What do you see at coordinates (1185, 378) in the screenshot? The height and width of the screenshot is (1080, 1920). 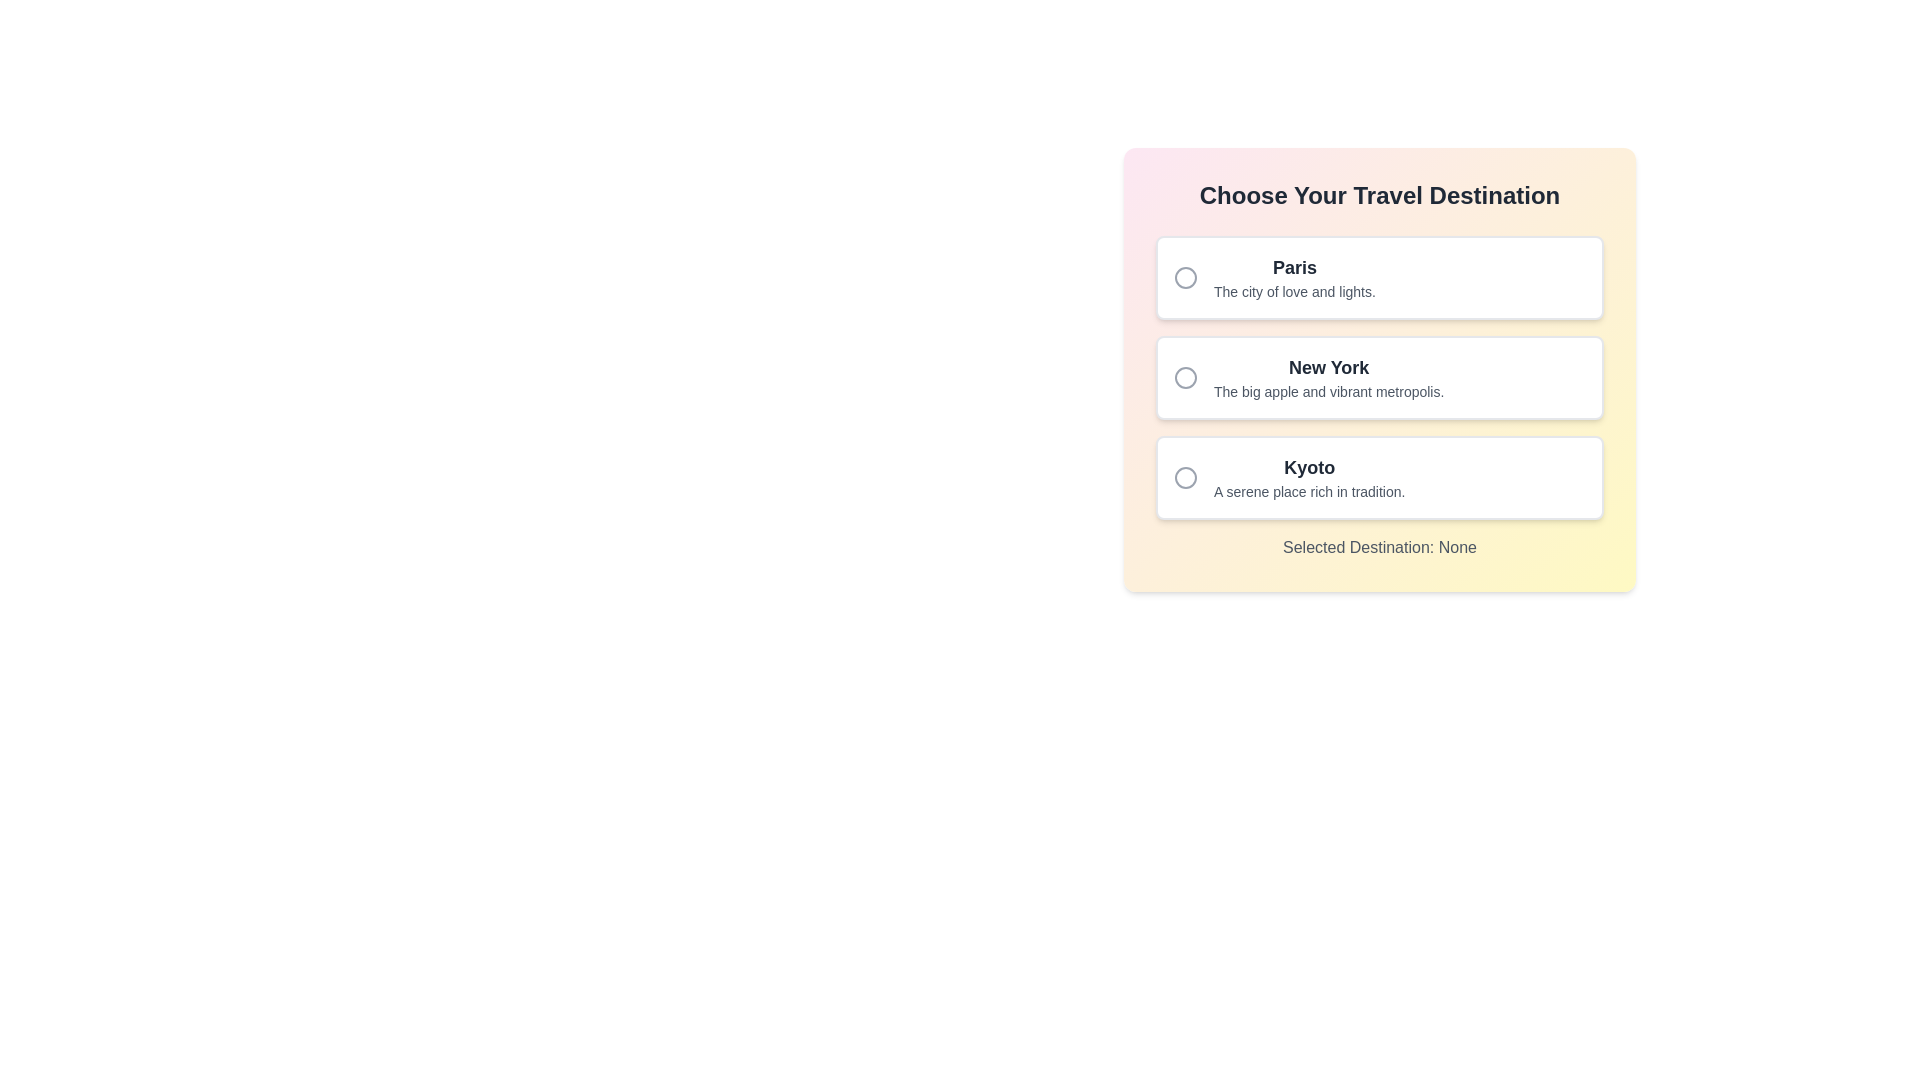 I see `the selection indicator of the 'New York' radio button` at bounding box center [1185, 378].